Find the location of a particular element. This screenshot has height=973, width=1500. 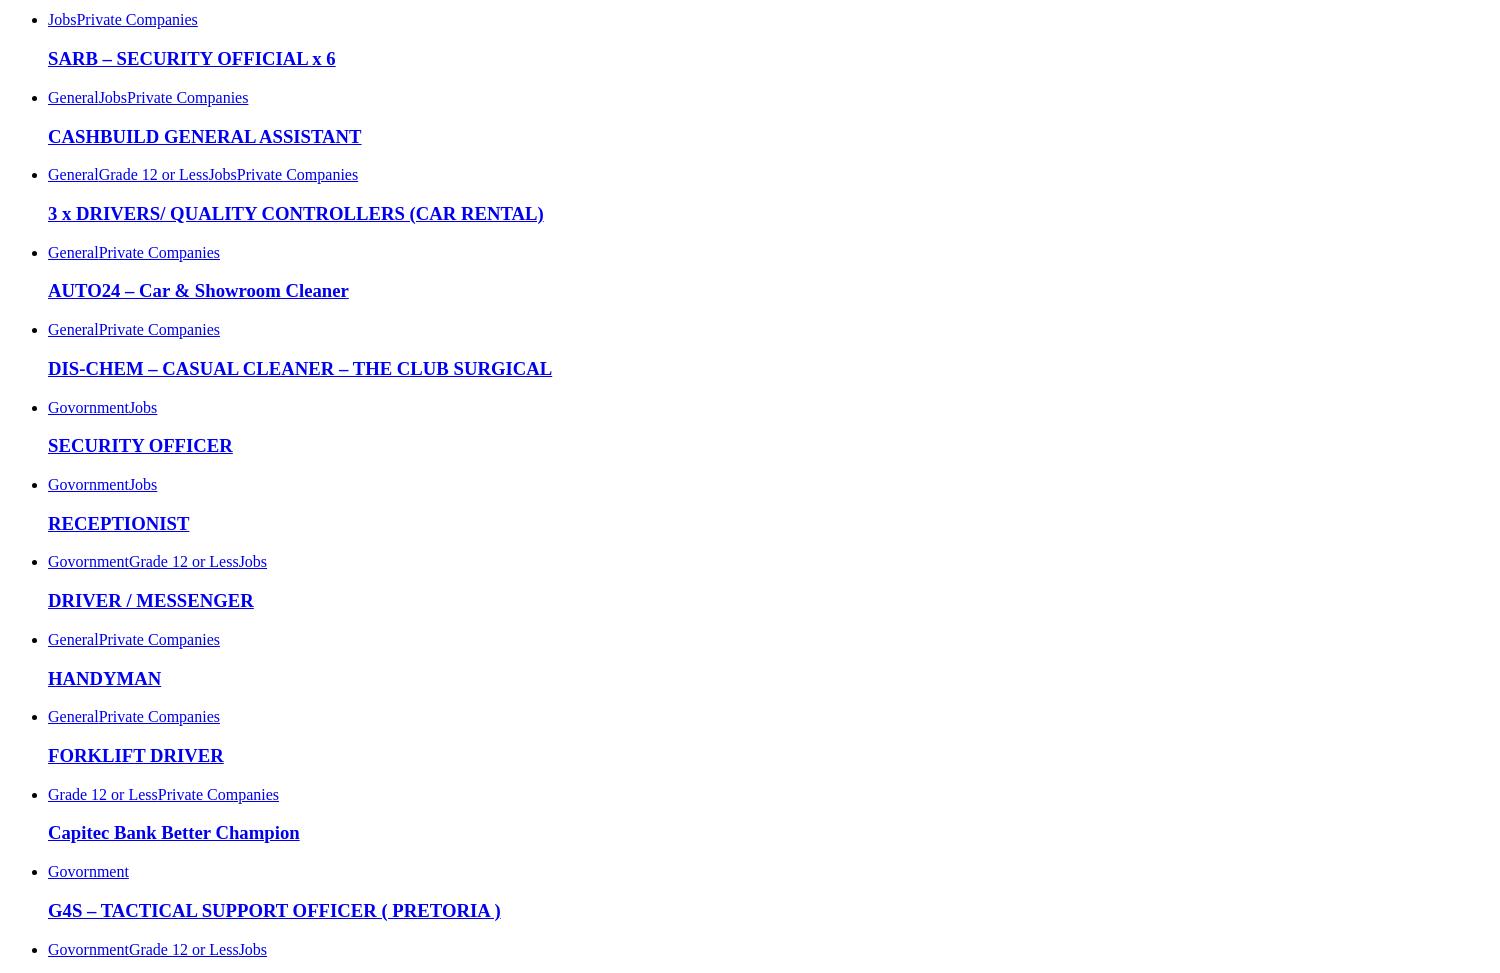

'3 x DRIVERS/ QUALITY CONTROLLERS (CAR RENTAL)' is located at coordinates (295, 211).